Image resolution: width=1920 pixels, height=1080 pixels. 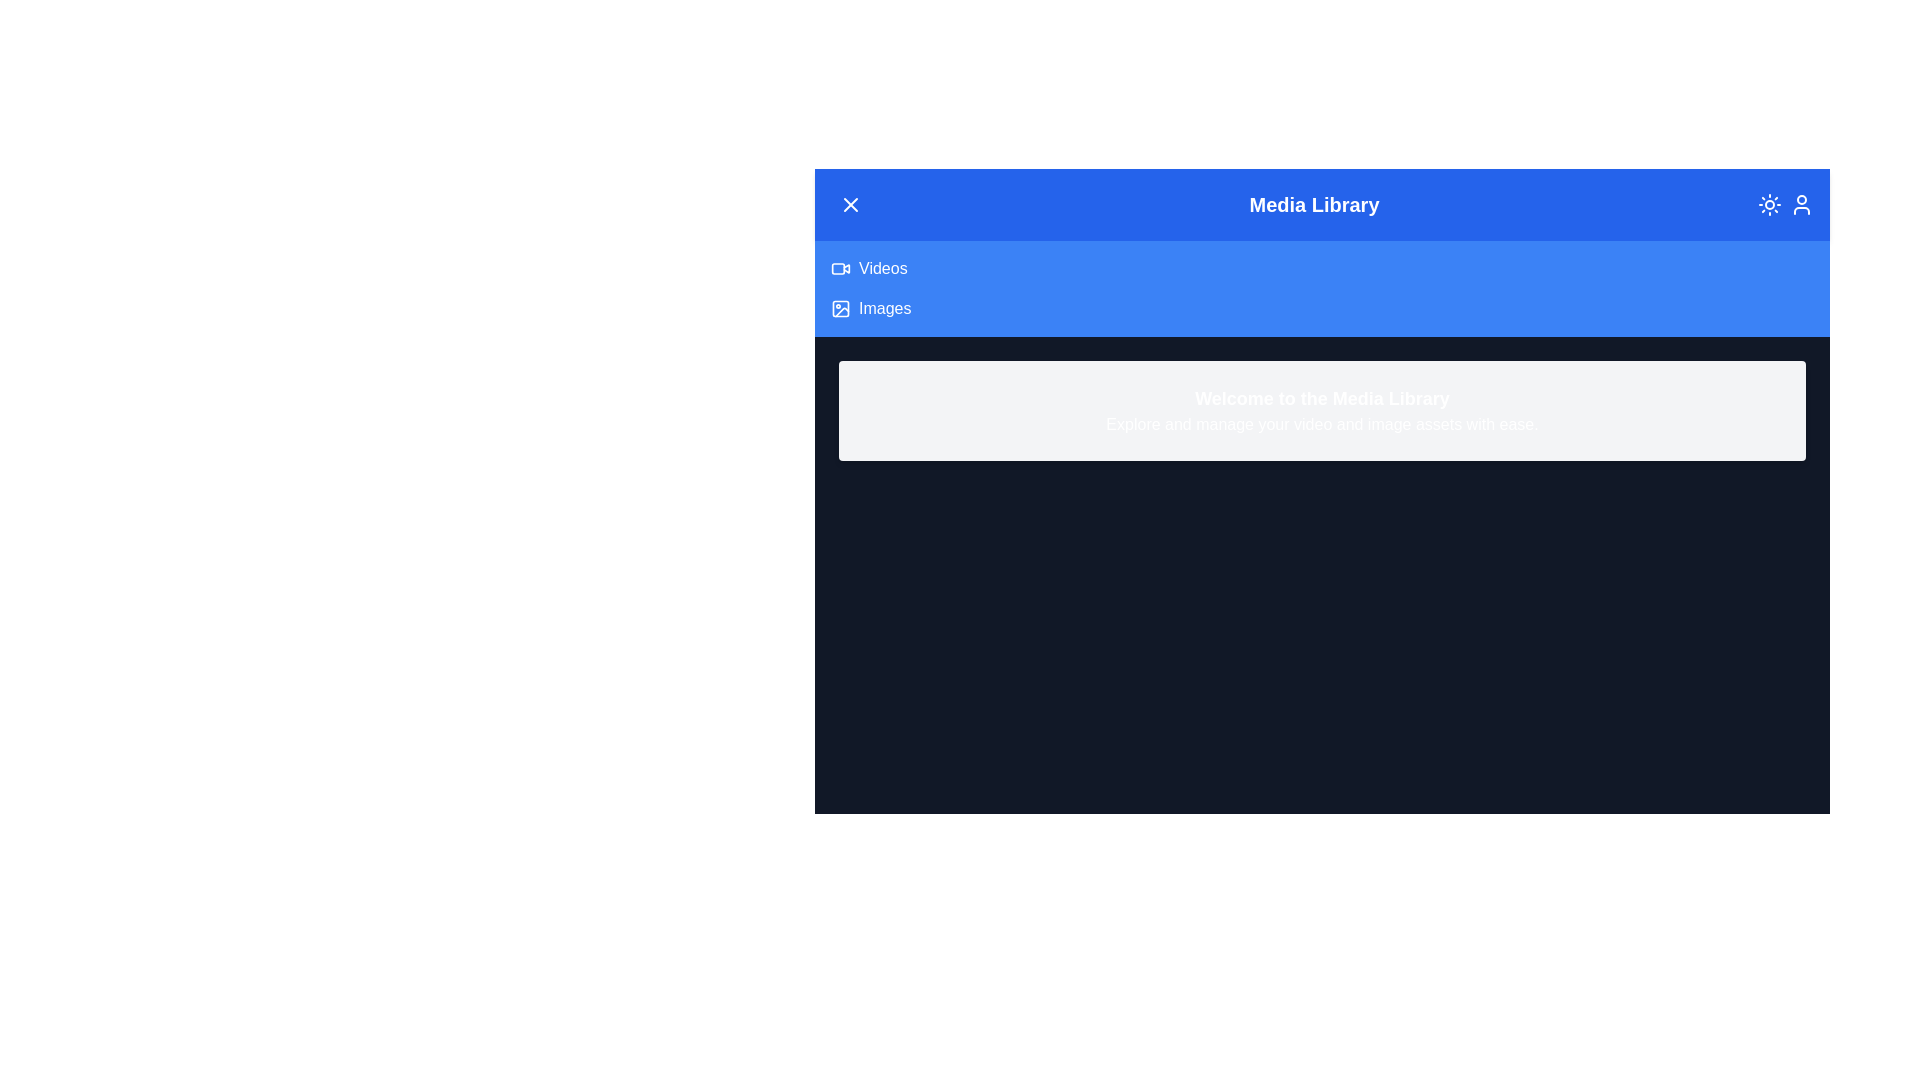 I want to click on the menu toggle button in the header to toggle the menu visibility, so click(x=850, y=204).